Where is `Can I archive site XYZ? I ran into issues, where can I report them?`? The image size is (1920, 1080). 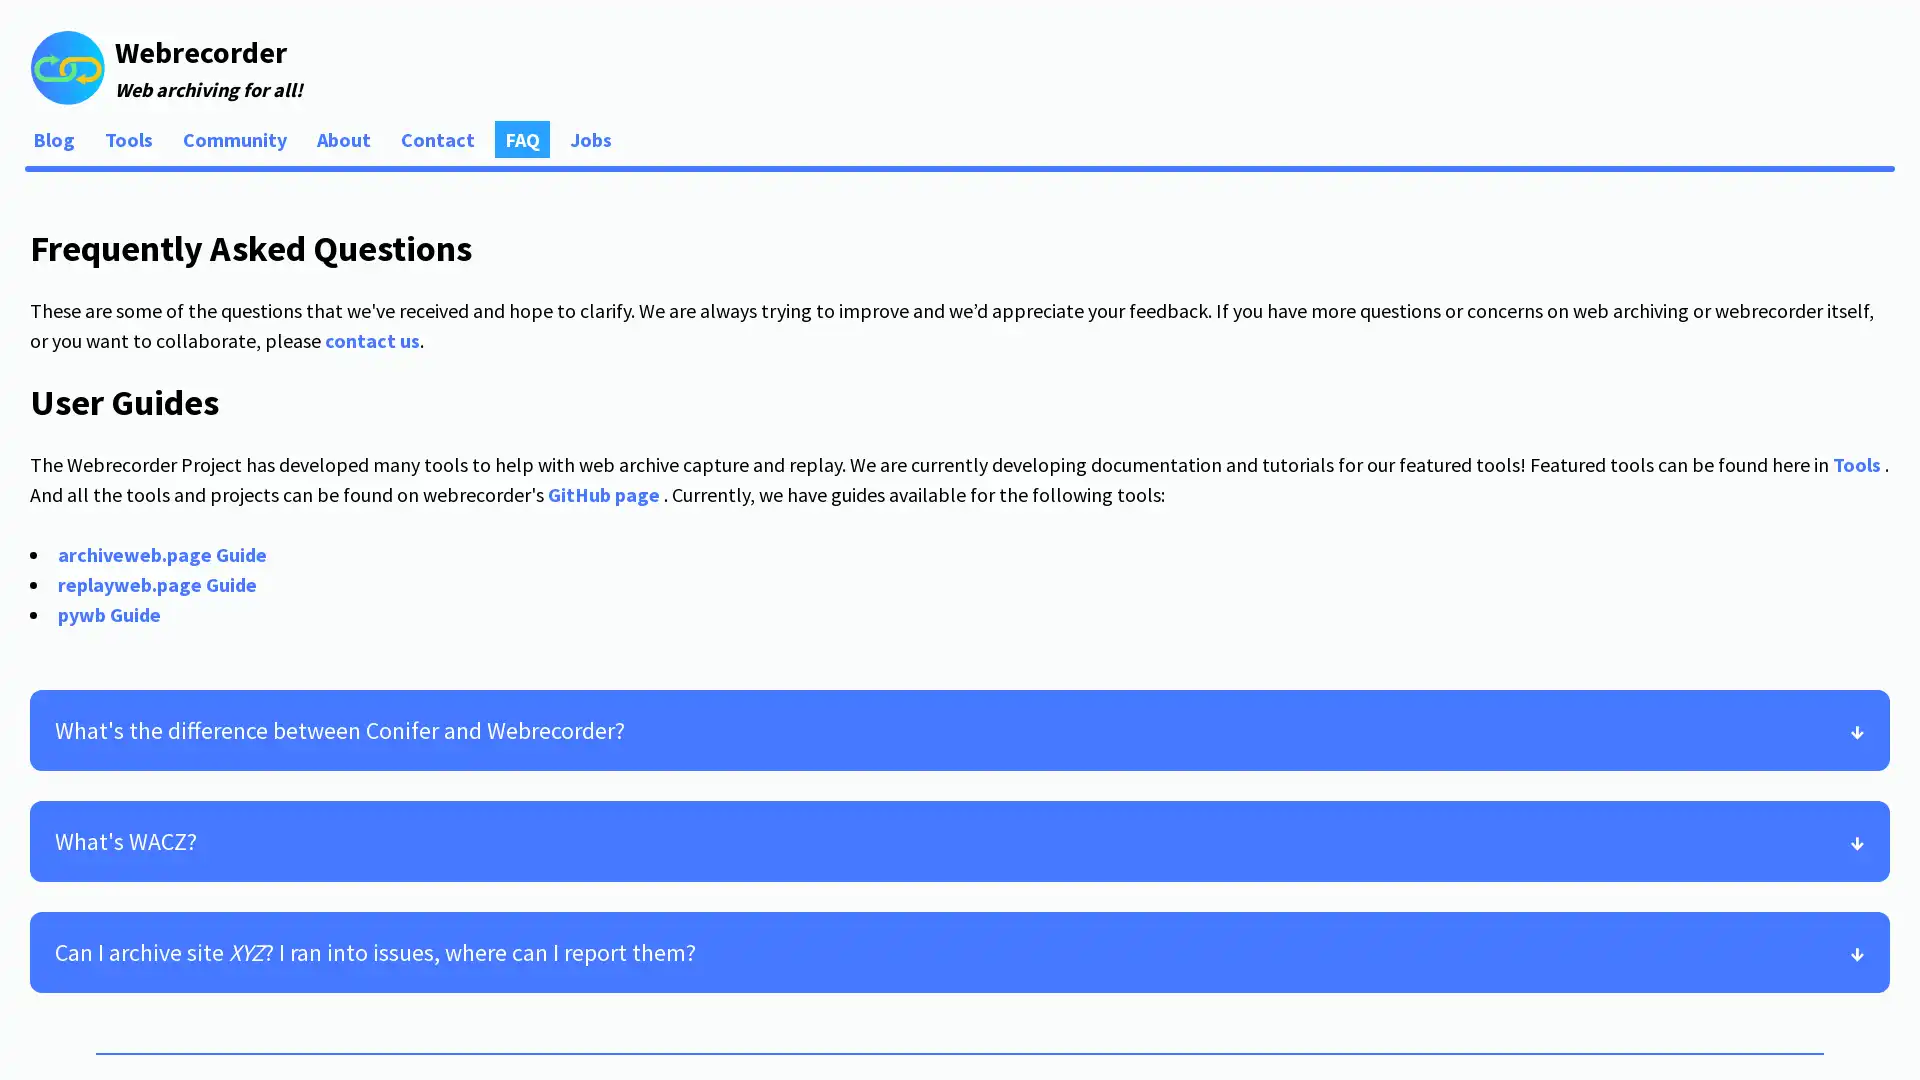 Can I archive site XYZ? I ran into issues, where can I report them? is located at coordinates (960, 950).